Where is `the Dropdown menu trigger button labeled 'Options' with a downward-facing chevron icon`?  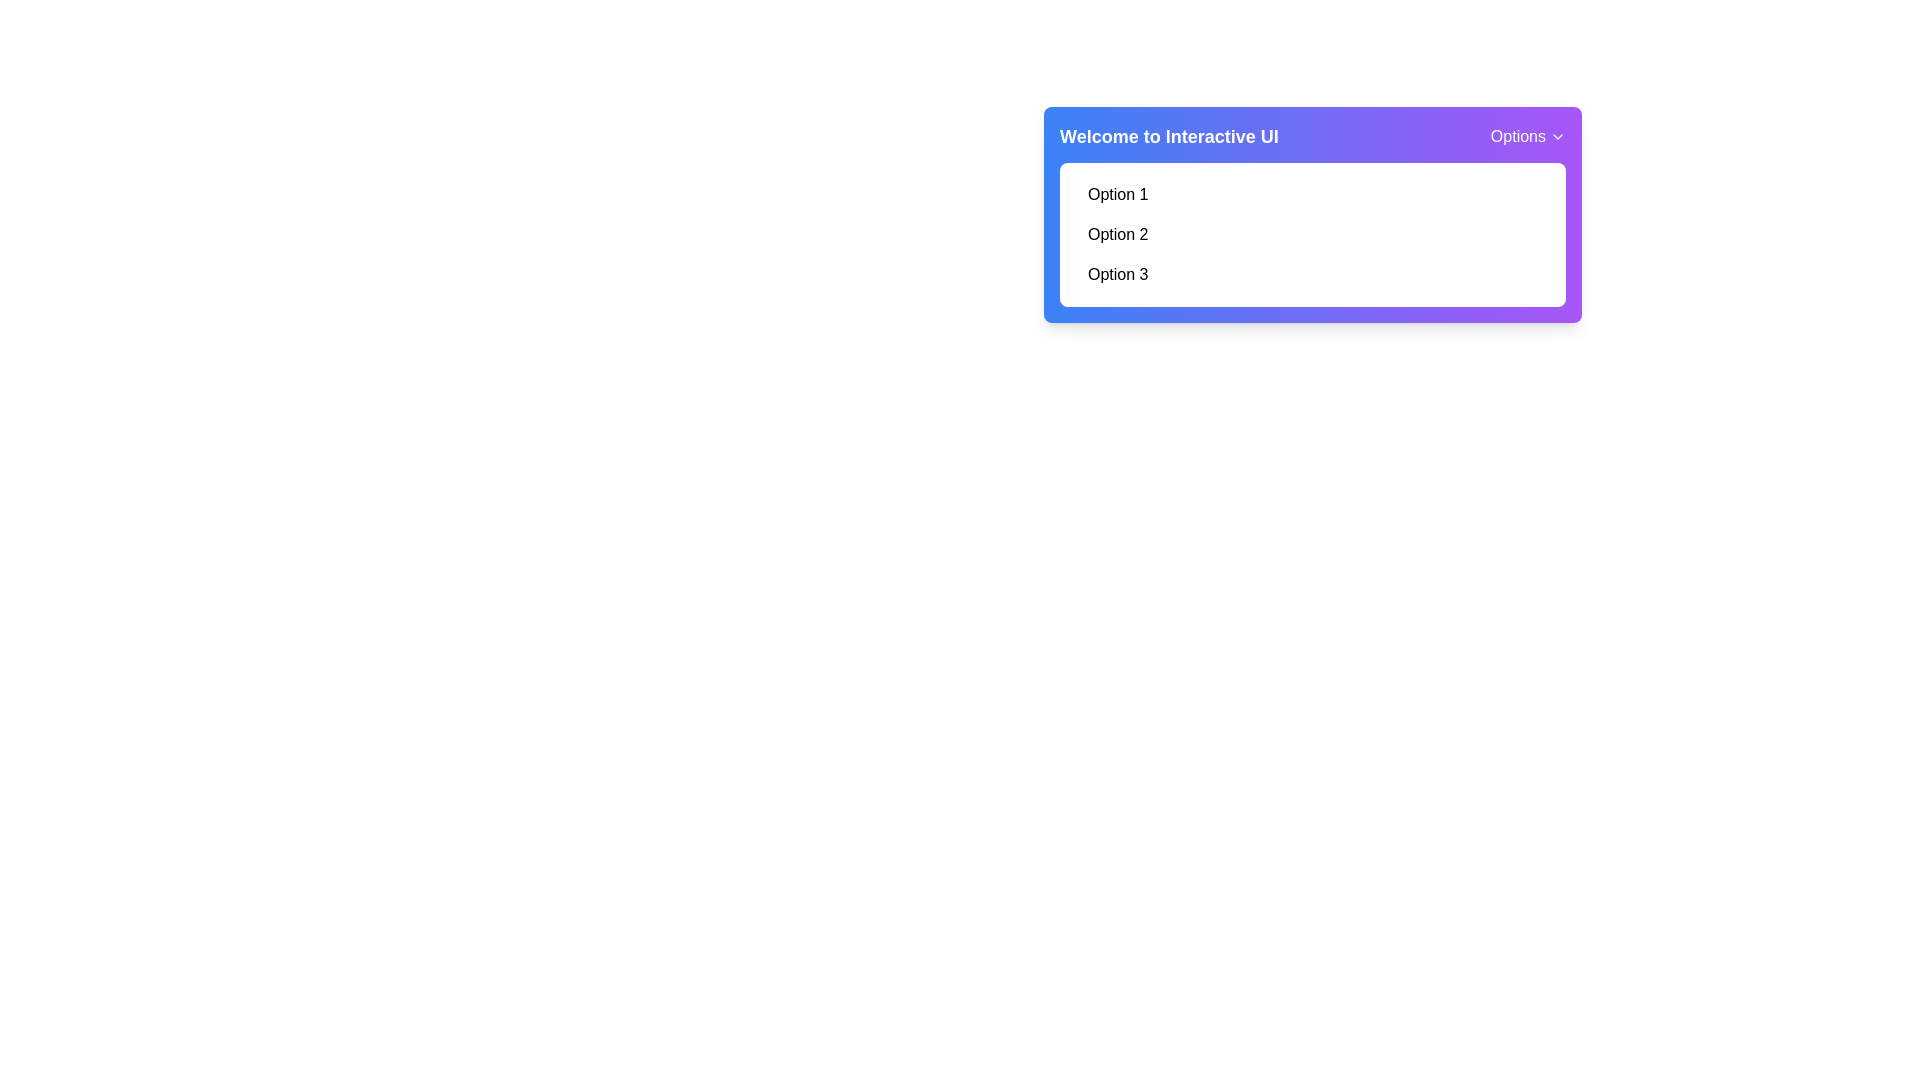 the Dropdown menu trigger button labeled 'Options' with a downward-facing chevron icon is located at coordinates (1527, 136).